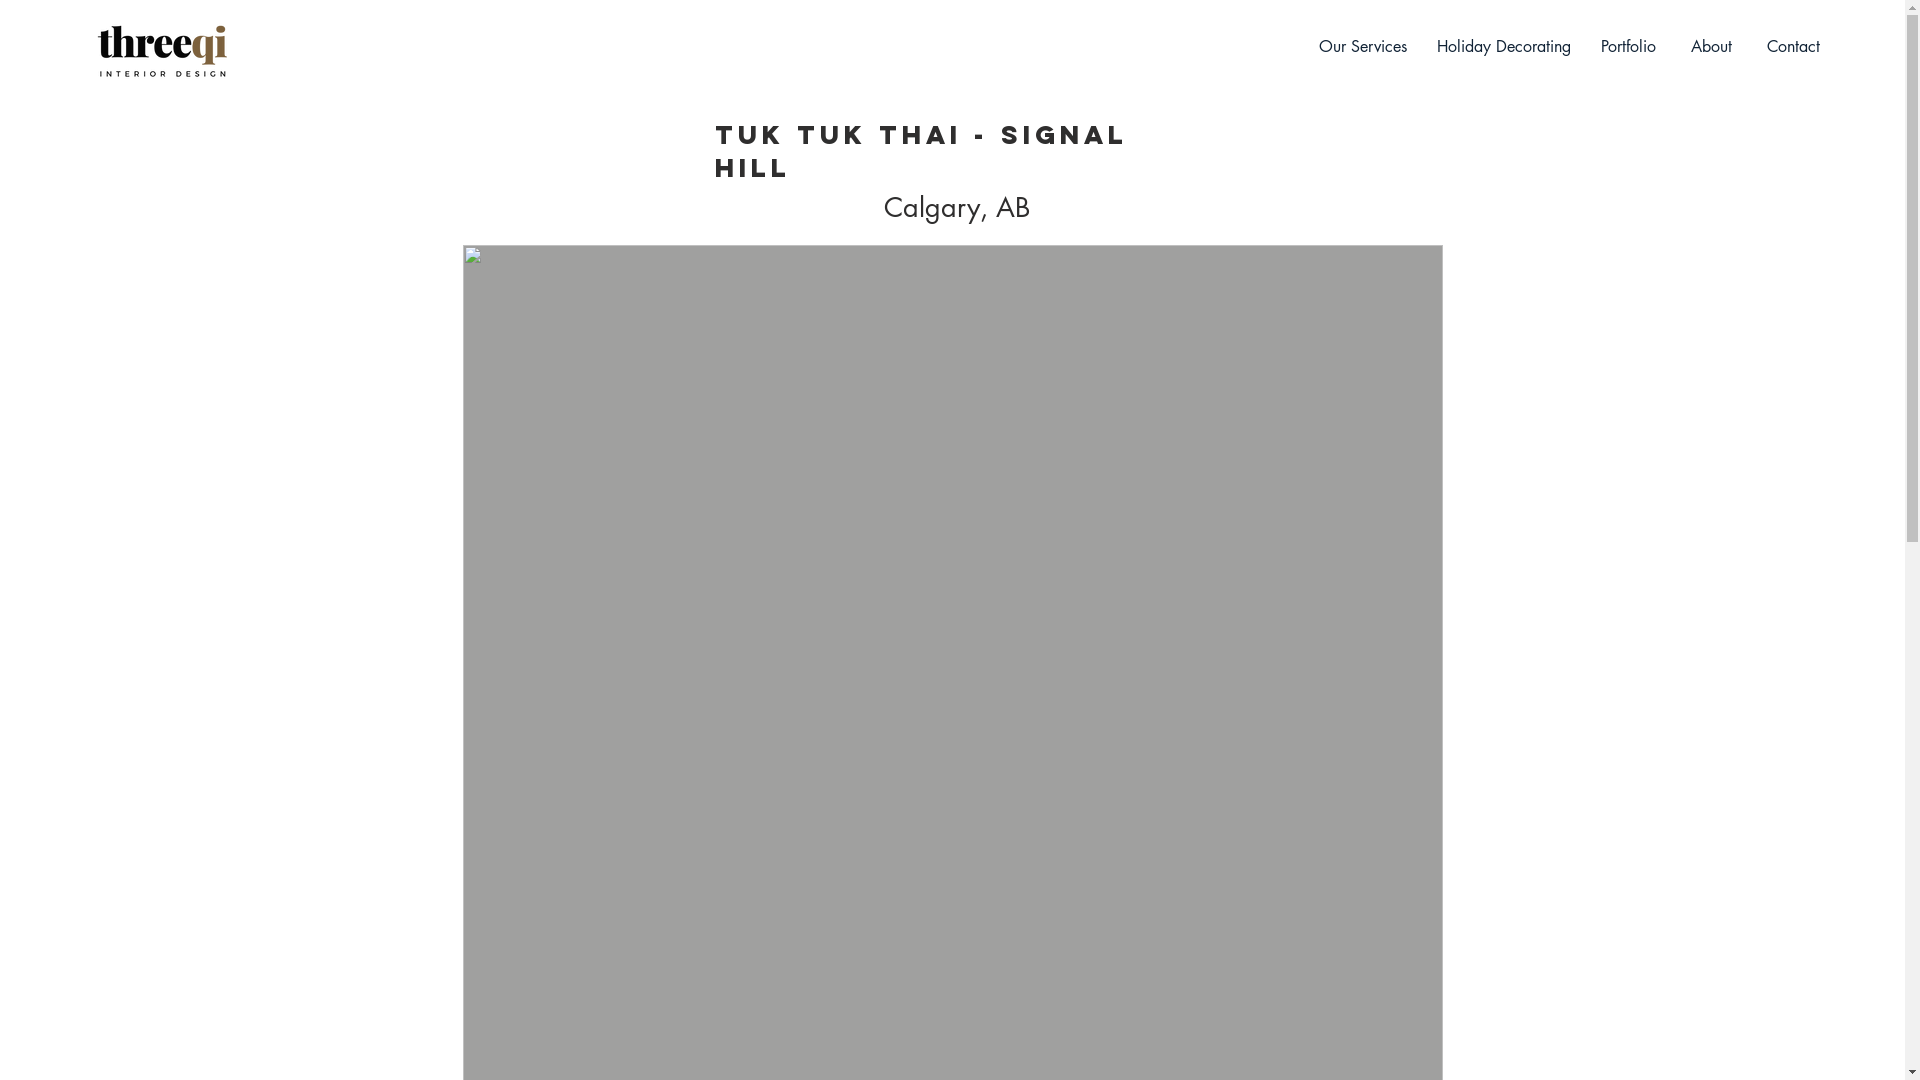 This screenshot has height=1080, width=1920. I want to click on 'Our Services', so click(1362, 45).